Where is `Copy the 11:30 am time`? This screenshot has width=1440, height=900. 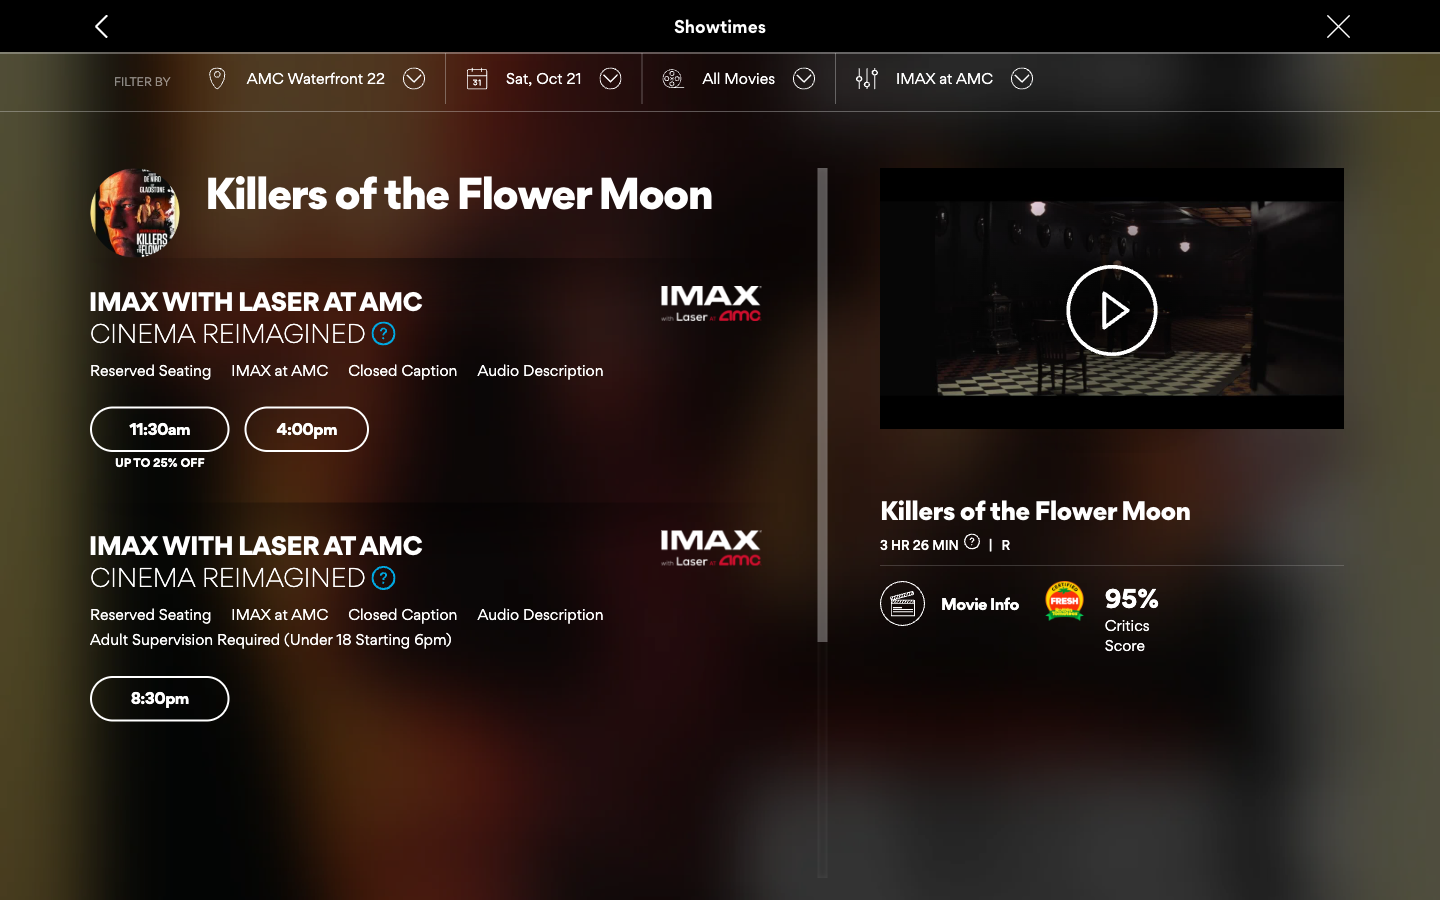
Copy the 11:30 am time is located at coordinates (158, 423).